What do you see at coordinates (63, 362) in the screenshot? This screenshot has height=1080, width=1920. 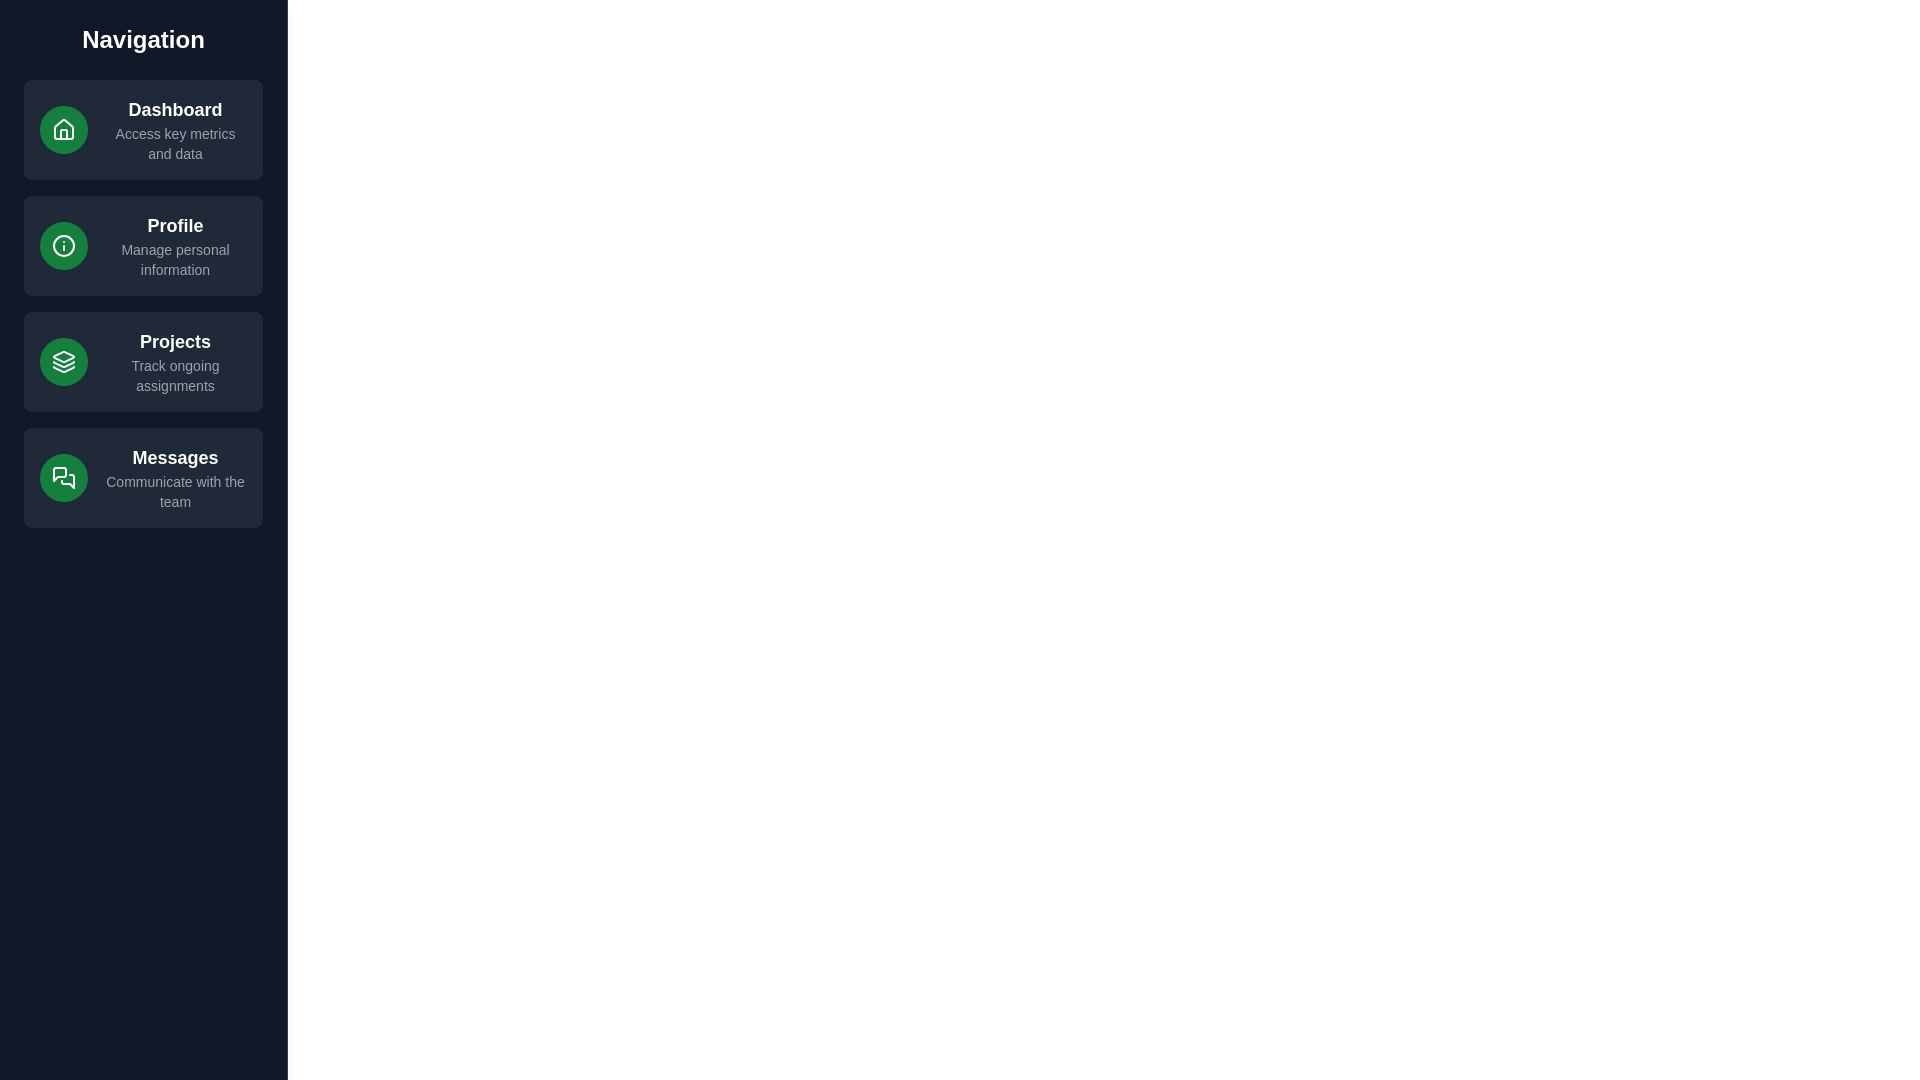 I see `the icon associated with the Projects navigation item` at bounding box center [63, 362].